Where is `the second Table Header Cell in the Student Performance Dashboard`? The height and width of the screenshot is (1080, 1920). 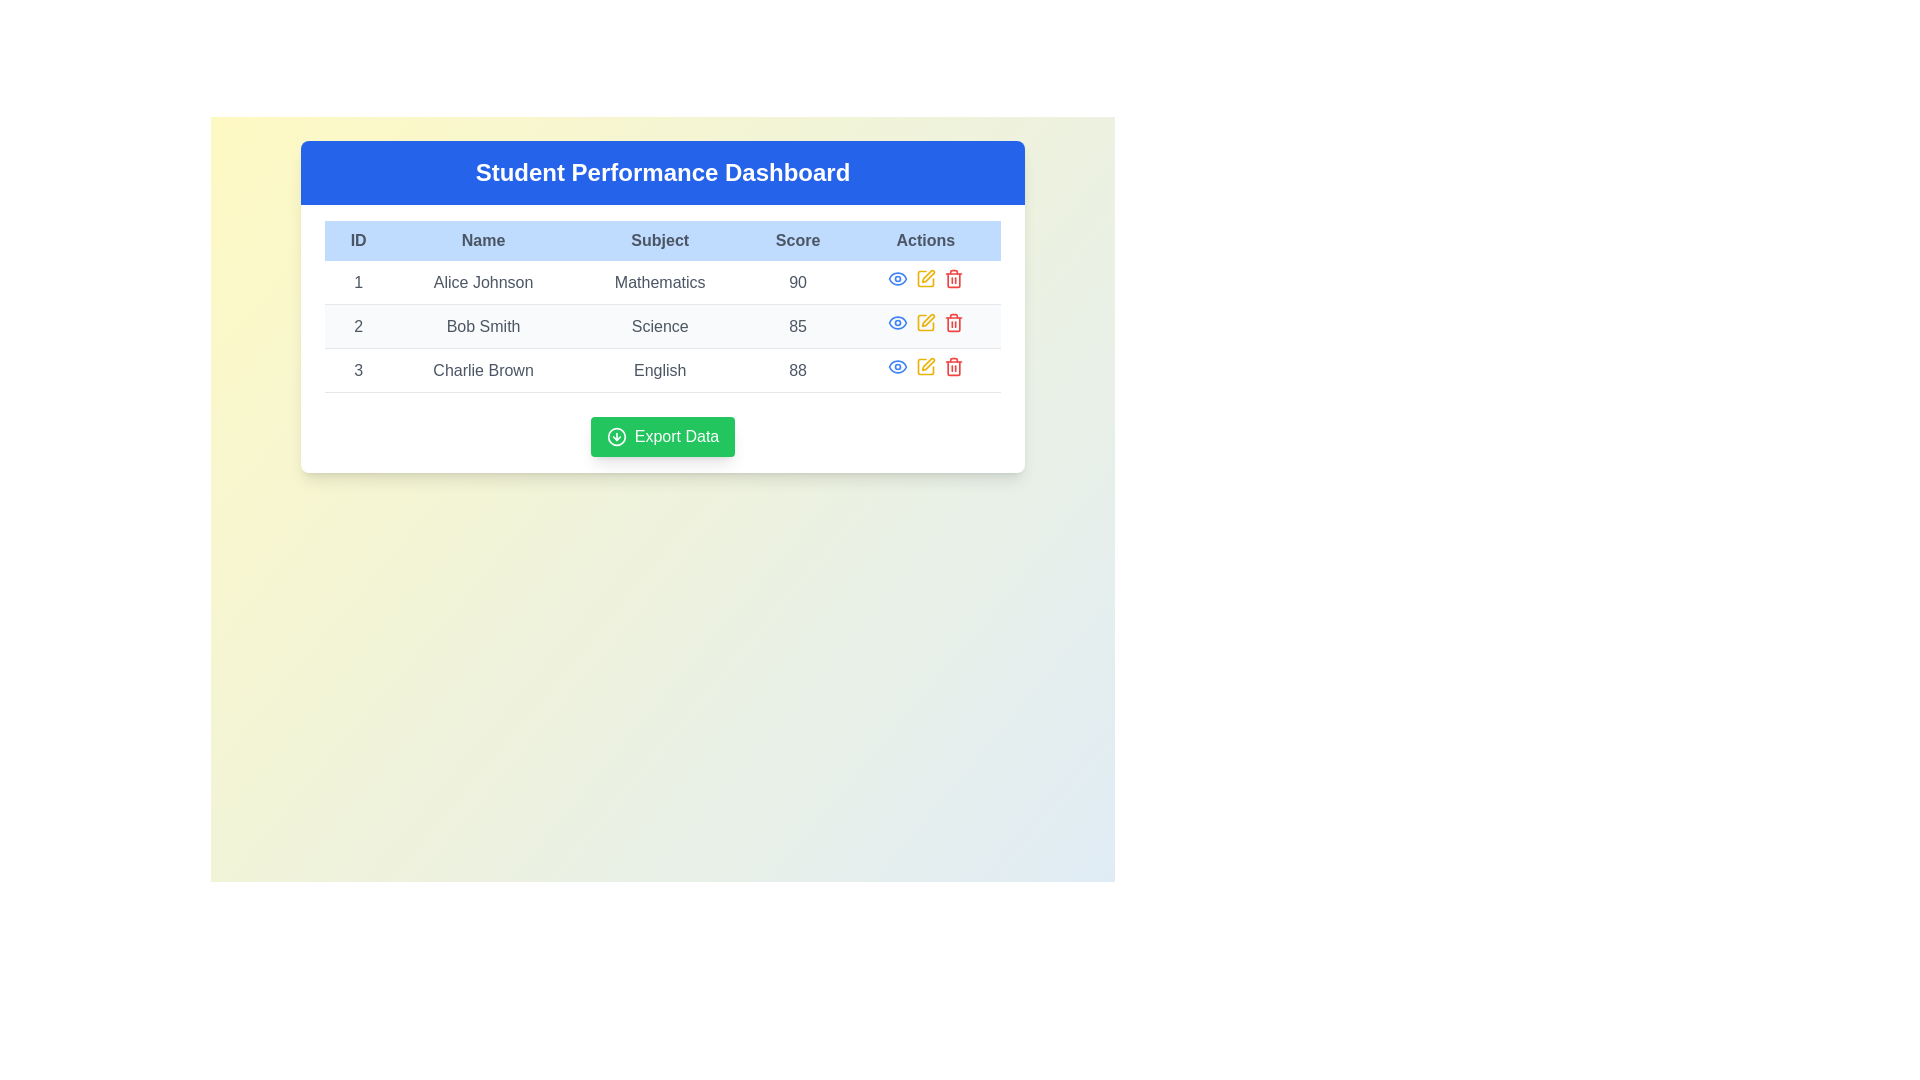 the second Table Header Cell in the Student Performance Dashboard is located at coordinates (483, 239).